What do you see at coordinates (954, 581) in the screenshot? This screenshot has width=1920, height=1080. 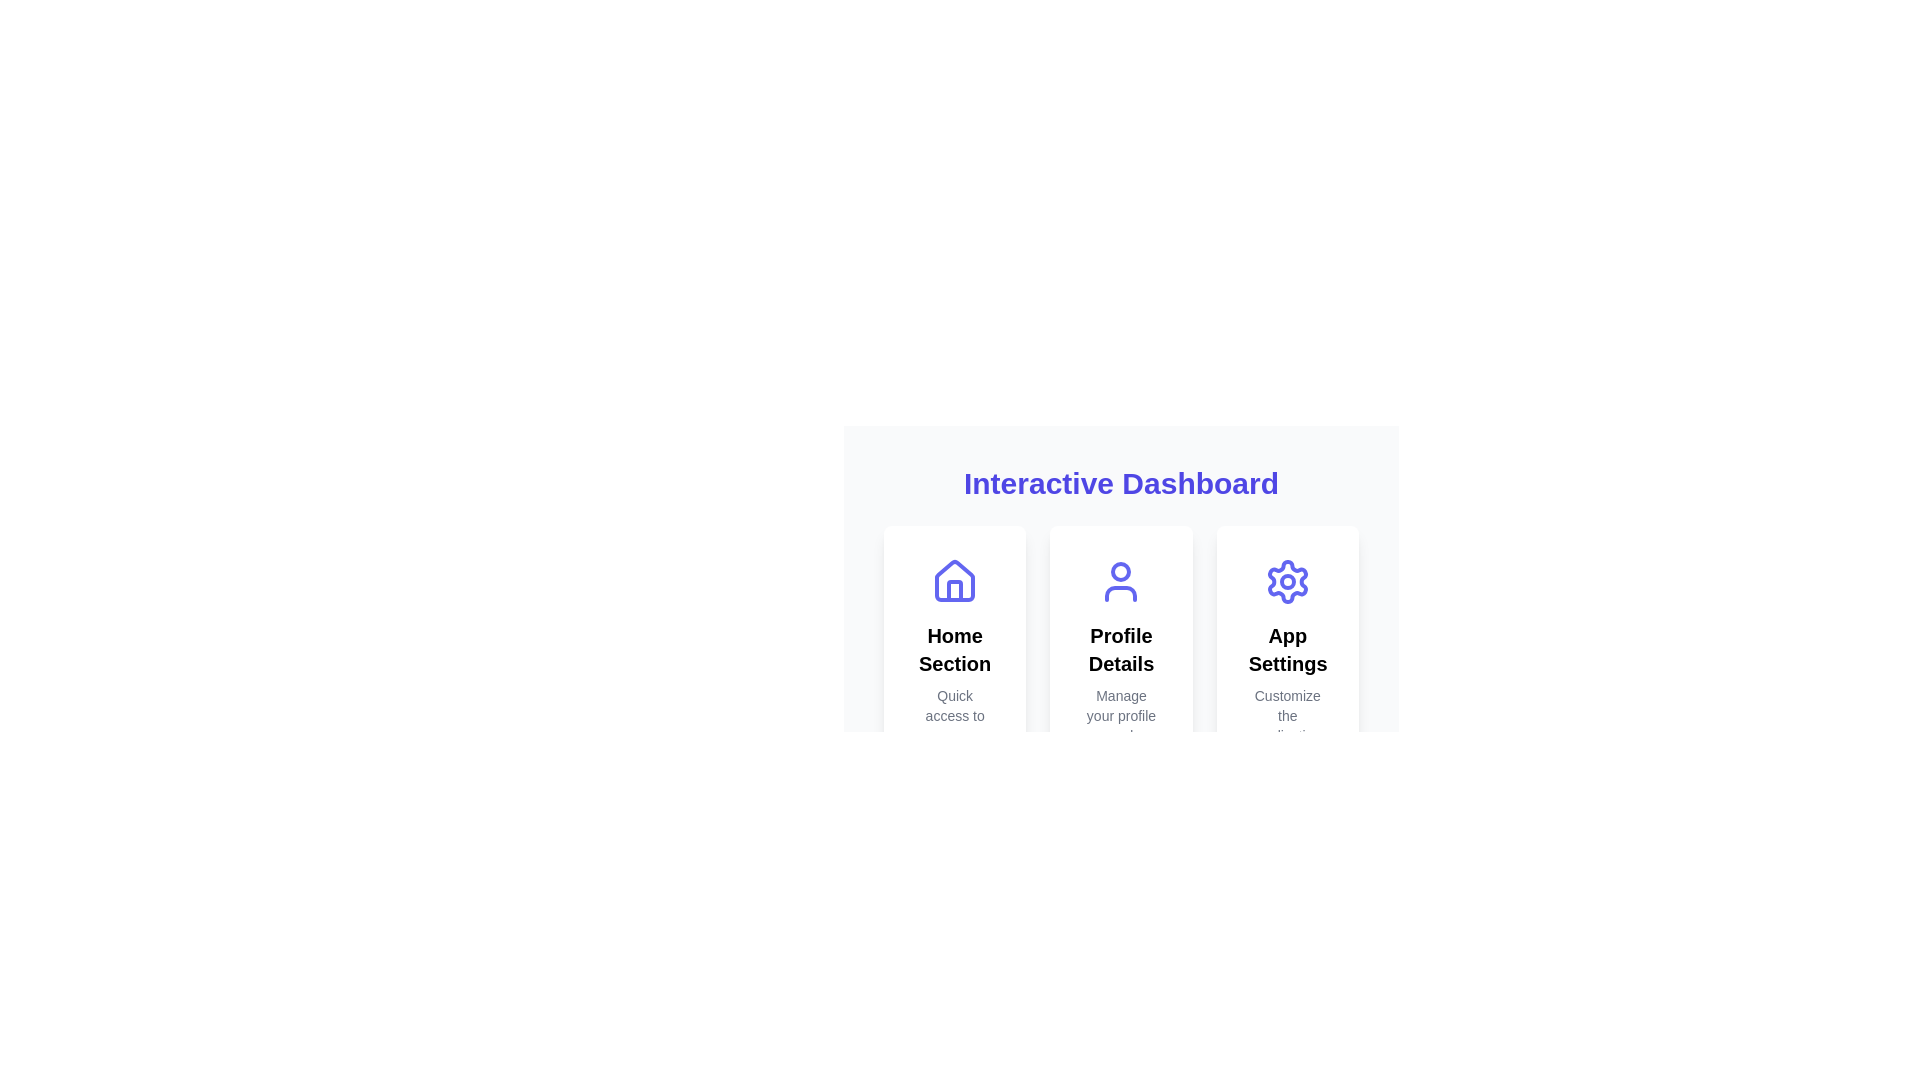 I see `upper segment of the house-shaped icon representing the 'Home Section' in the first card of the dashboard` at bounding box center [954, 581].